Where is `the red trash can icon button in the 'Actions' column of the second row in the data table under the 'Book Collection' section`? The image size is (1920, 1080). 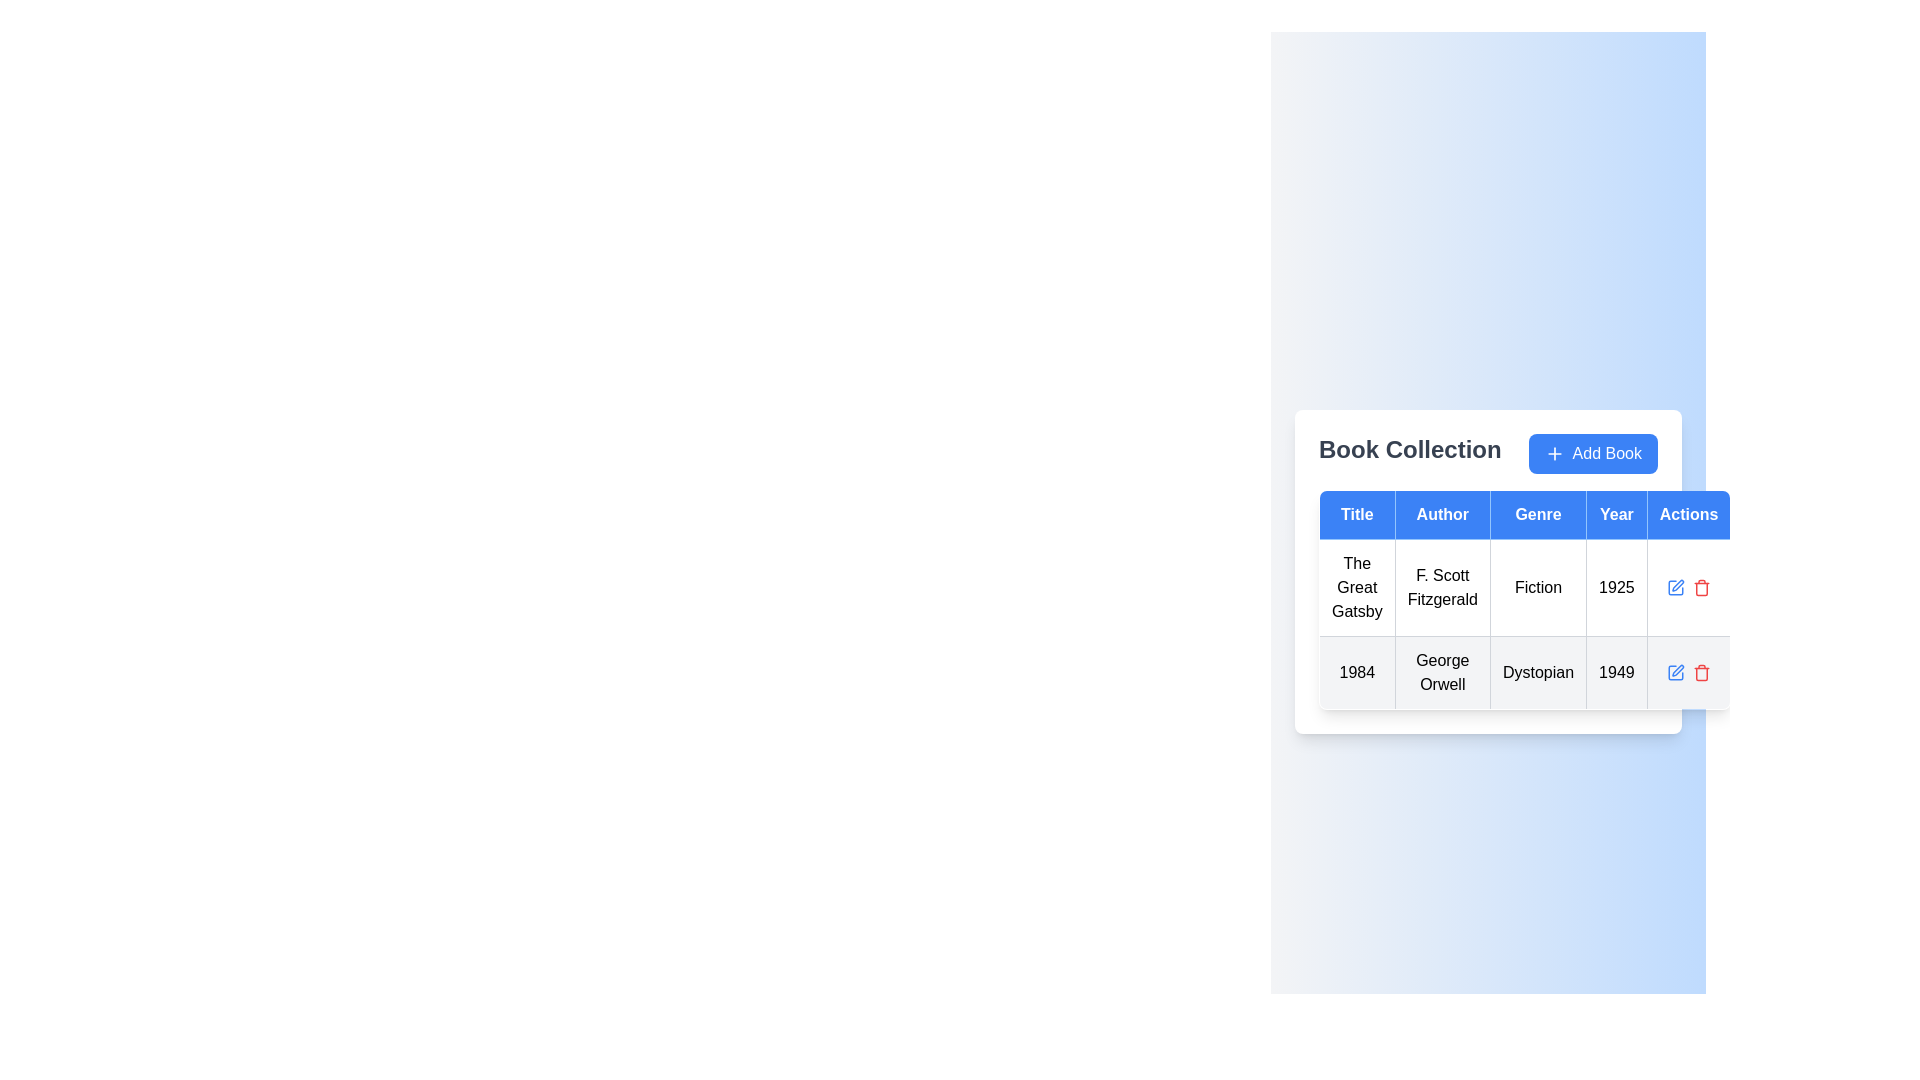 the red trash can icon button in the 'Actions' column of the second row in the data table under the 'Book Collection' section is located at coordinates (1701, 672).